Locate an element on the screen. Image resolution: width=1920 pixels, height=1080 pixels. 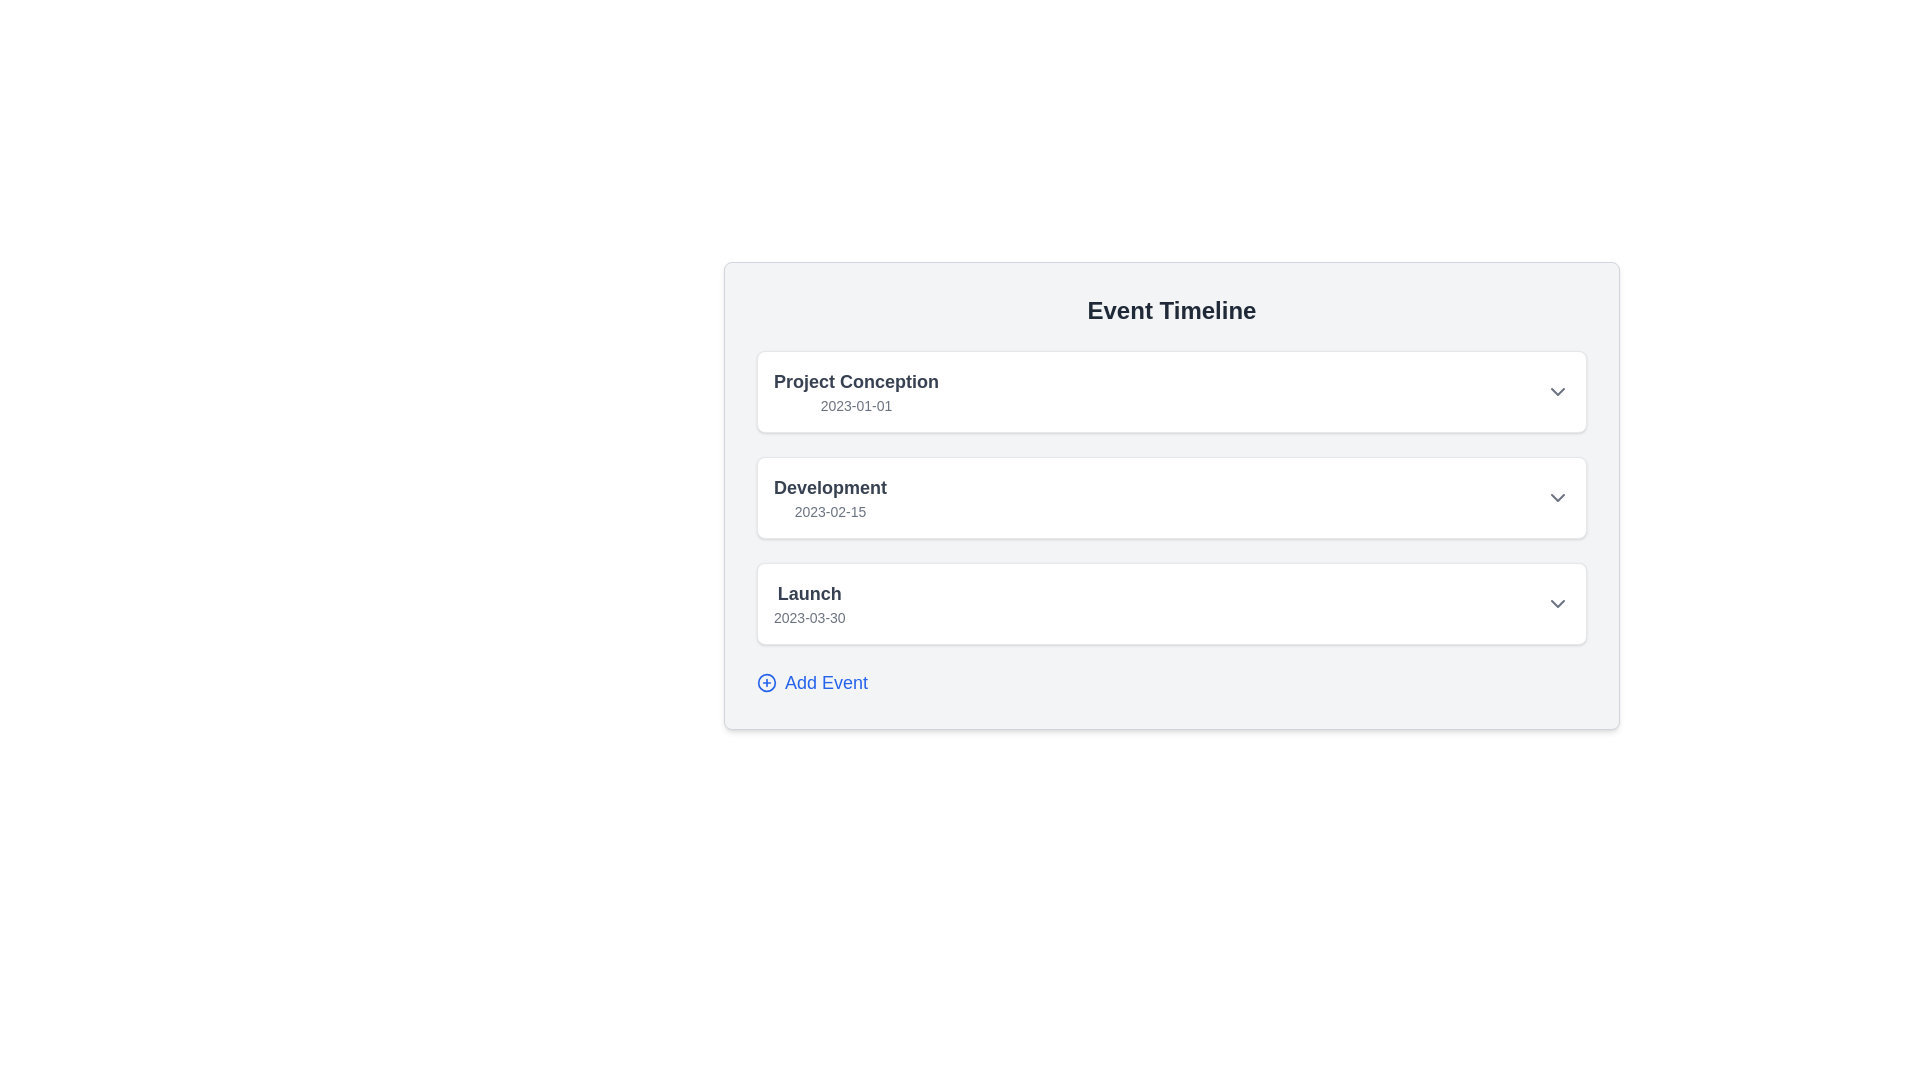
the 'Project Conception' text in the Information Display is located at coordinates (856, 392).